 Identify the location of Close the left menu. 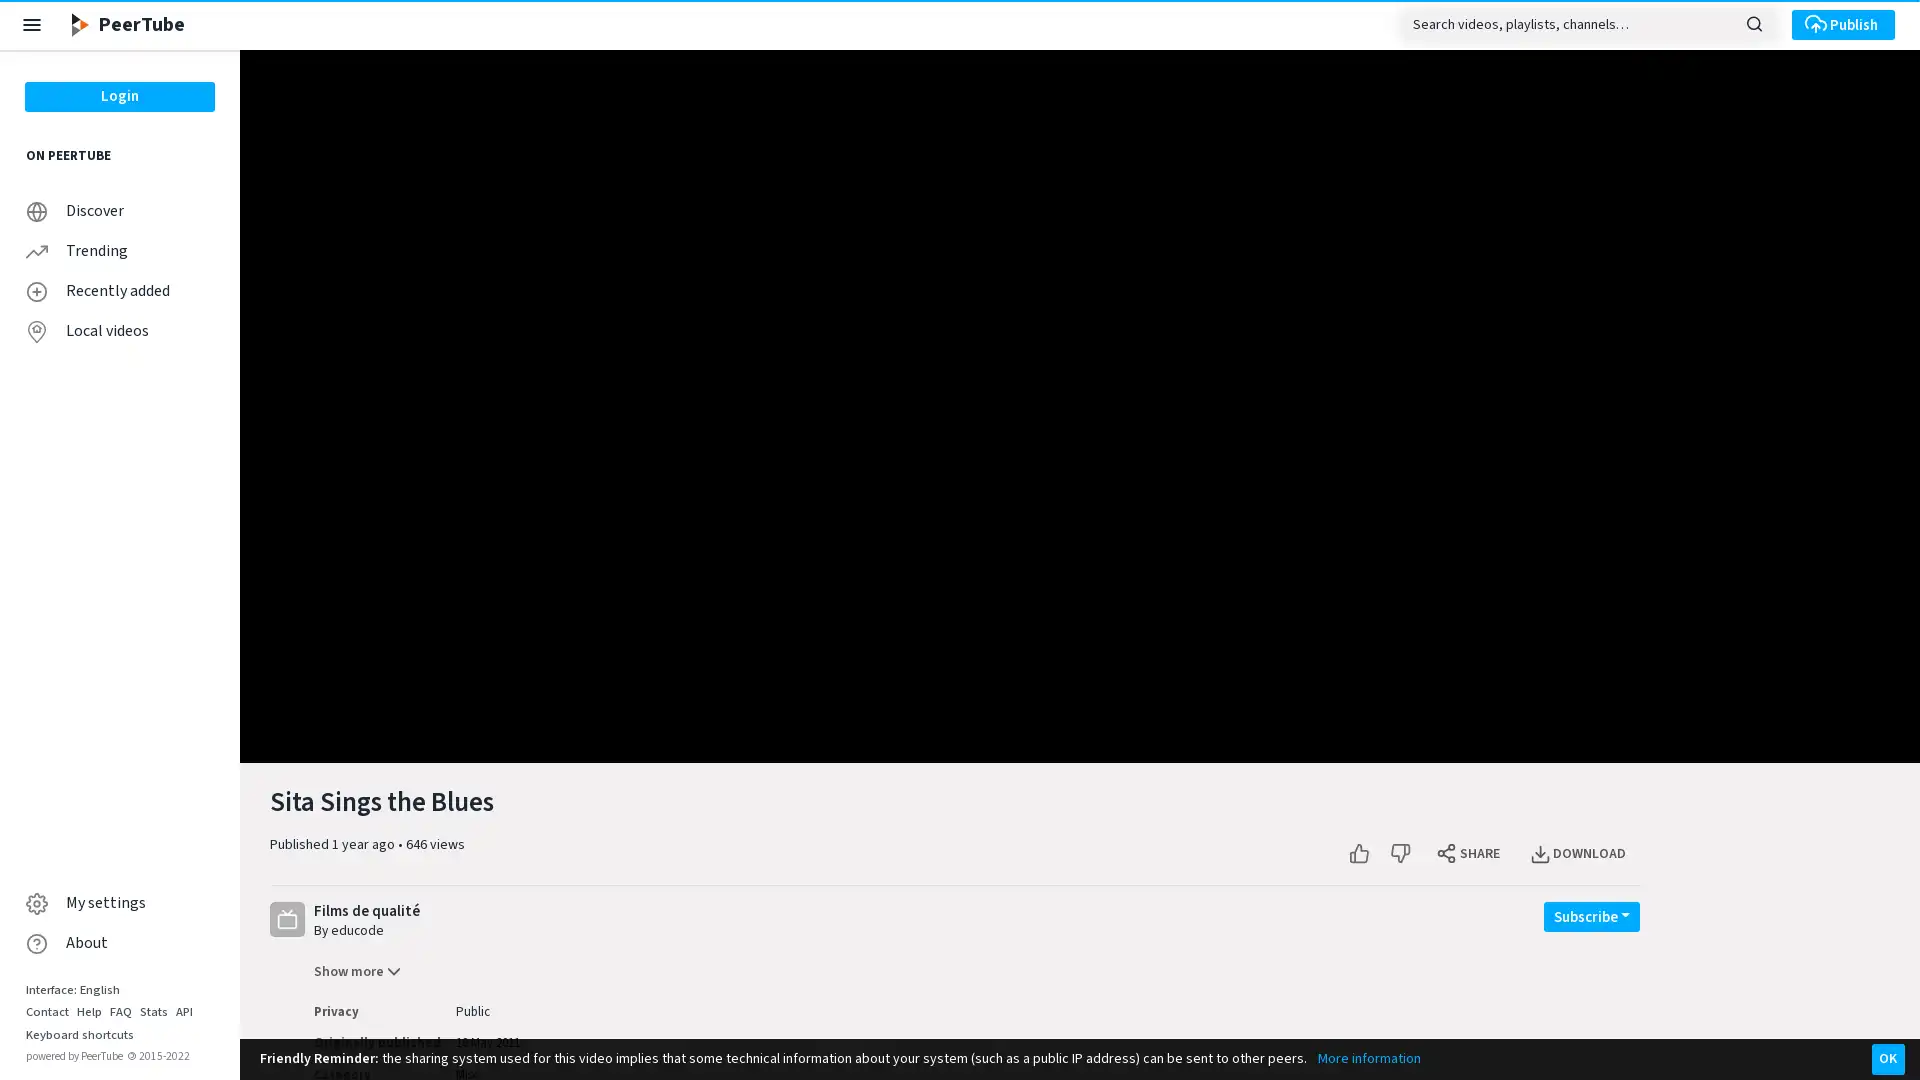
(32, 24).